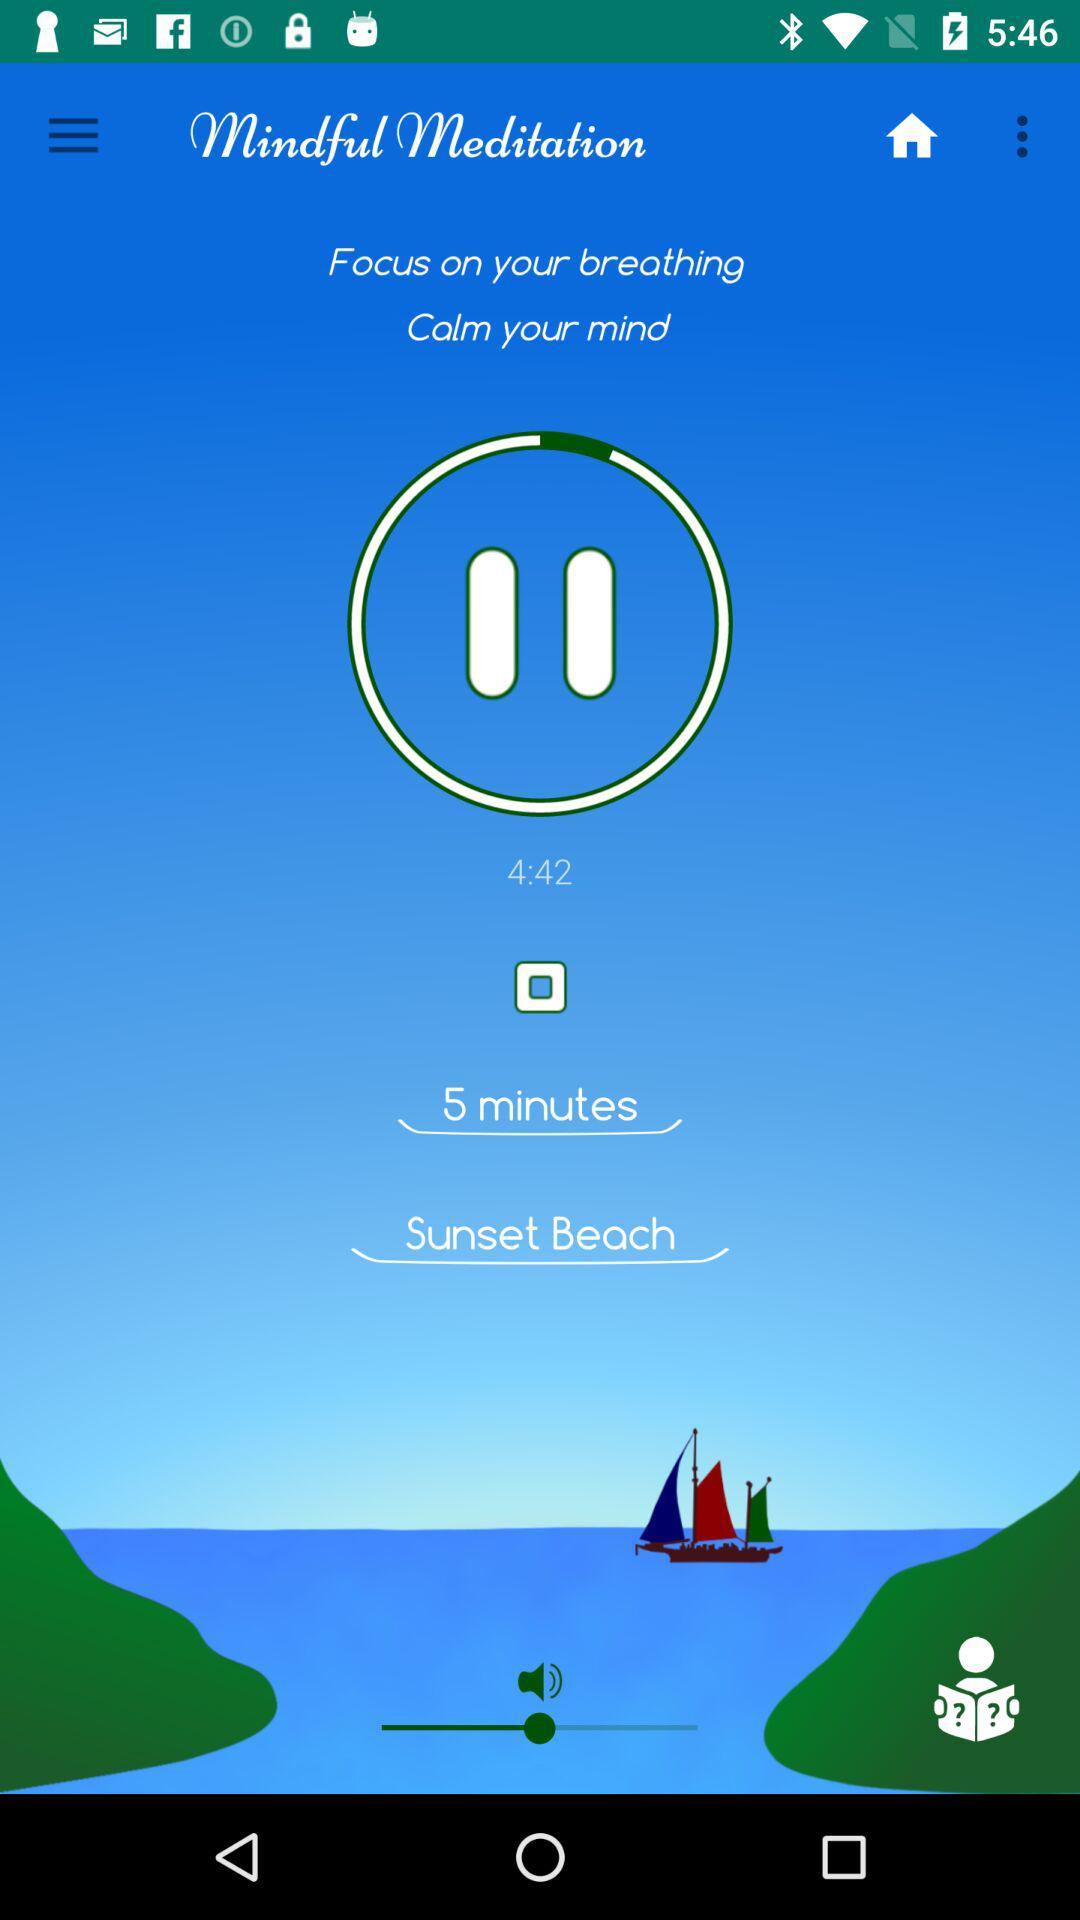  I want to click on go back, so click(974, 1688).